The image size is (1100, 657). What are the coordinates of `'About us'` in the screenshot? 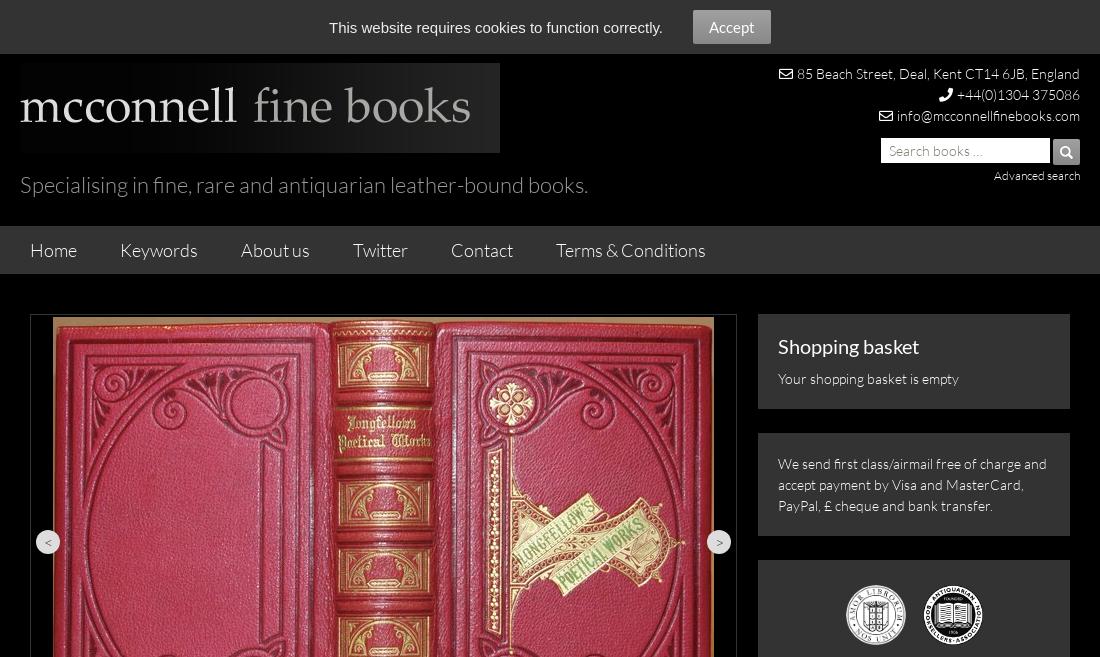 It's located at (275, 249).